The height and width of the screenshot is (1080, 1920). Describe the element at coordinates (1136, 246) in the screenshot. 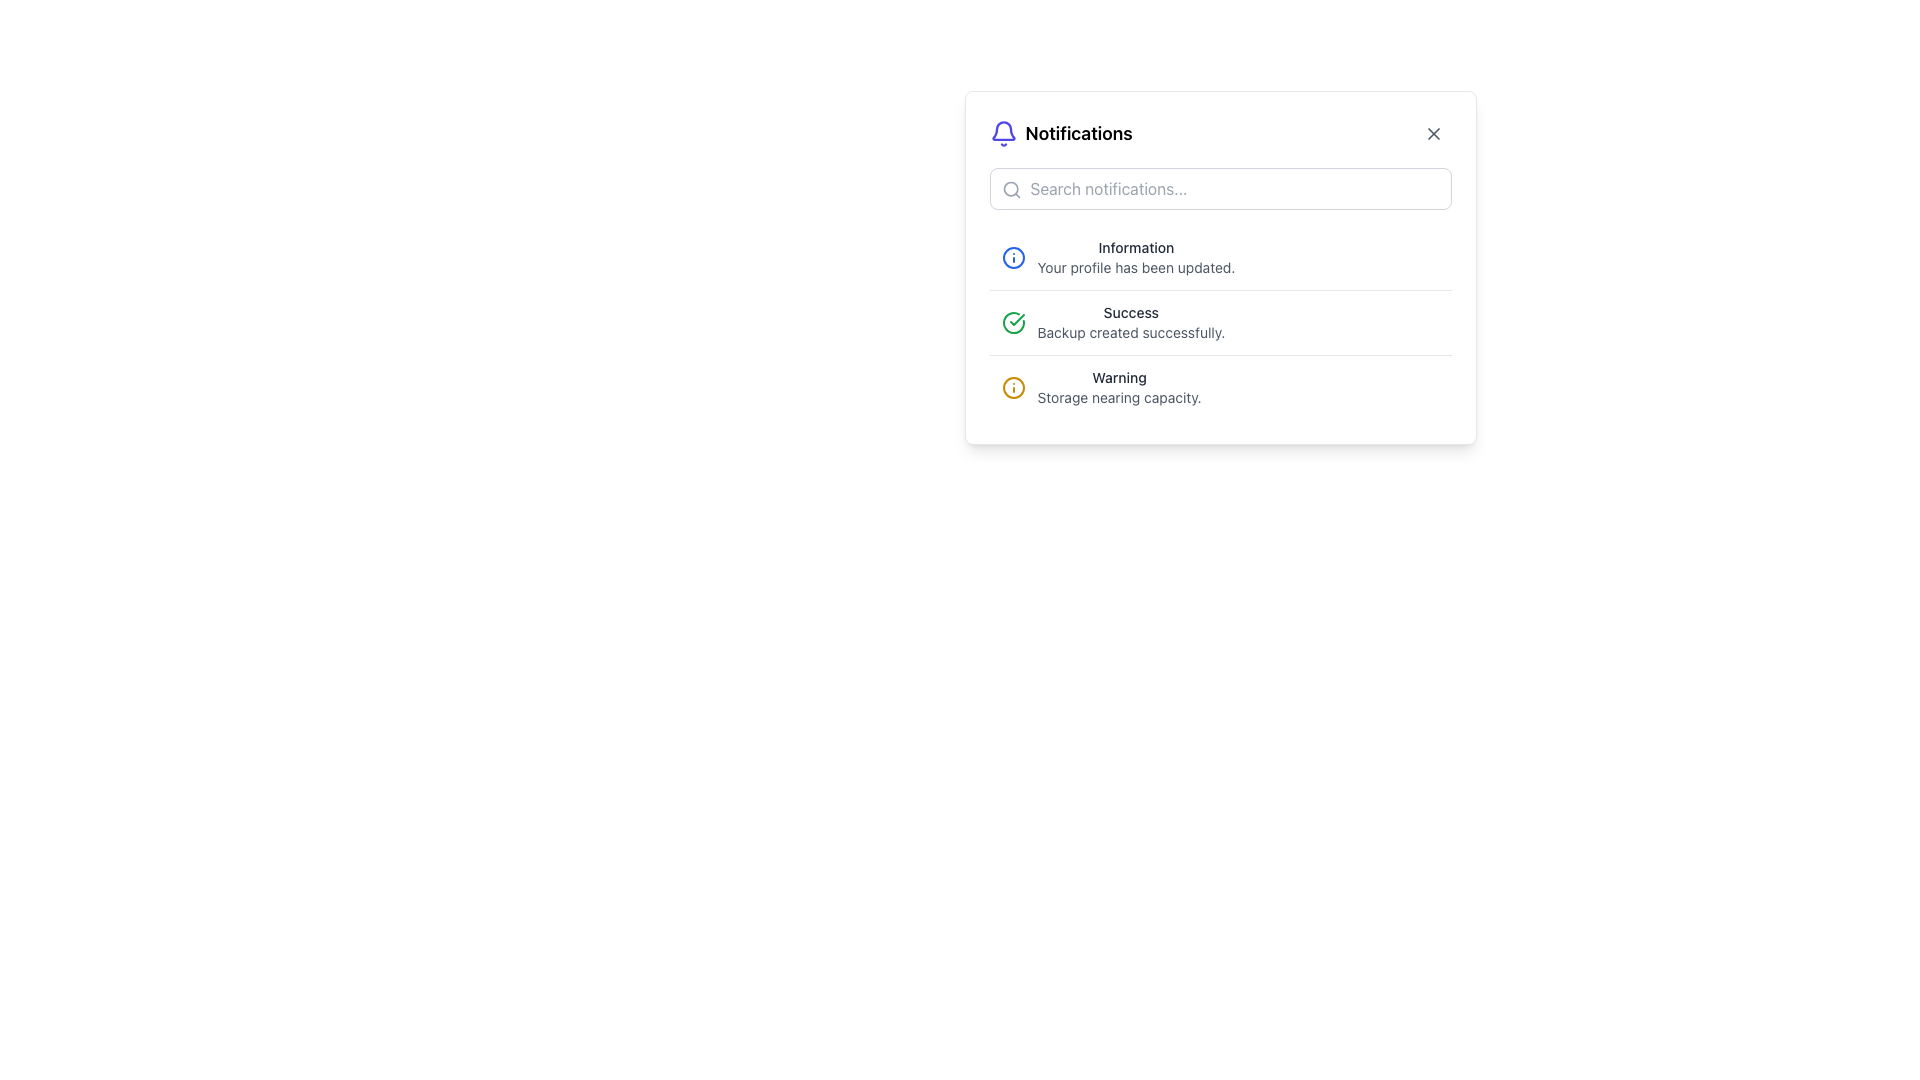

I see `the static text label that serves as the title for the informational notification, located at the upper section of the notification interface` at that location.